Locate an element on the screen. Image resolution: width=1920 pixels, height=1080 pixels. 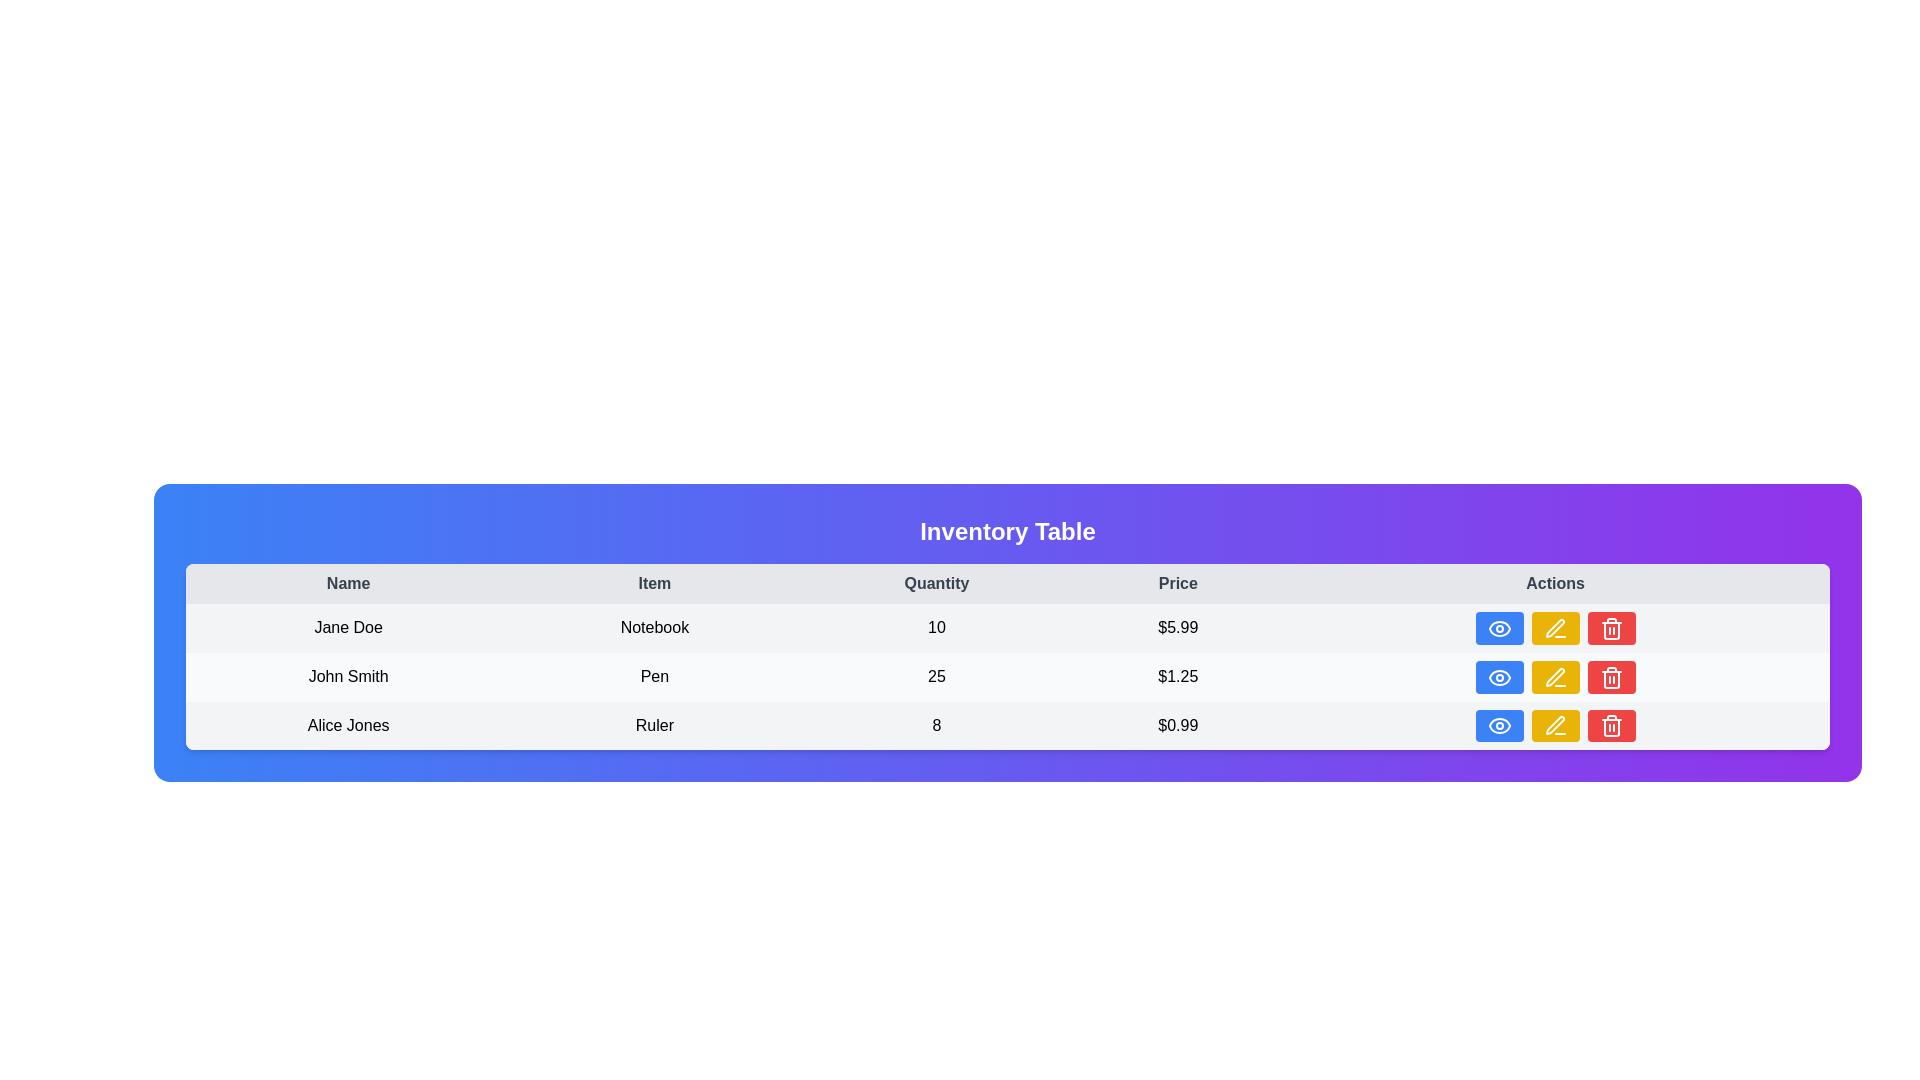
the blue button with rounded corners and a white eye icon in the 'Actions' column corresponding to the item 'Ruler' is located at coordinates (1498, 725).